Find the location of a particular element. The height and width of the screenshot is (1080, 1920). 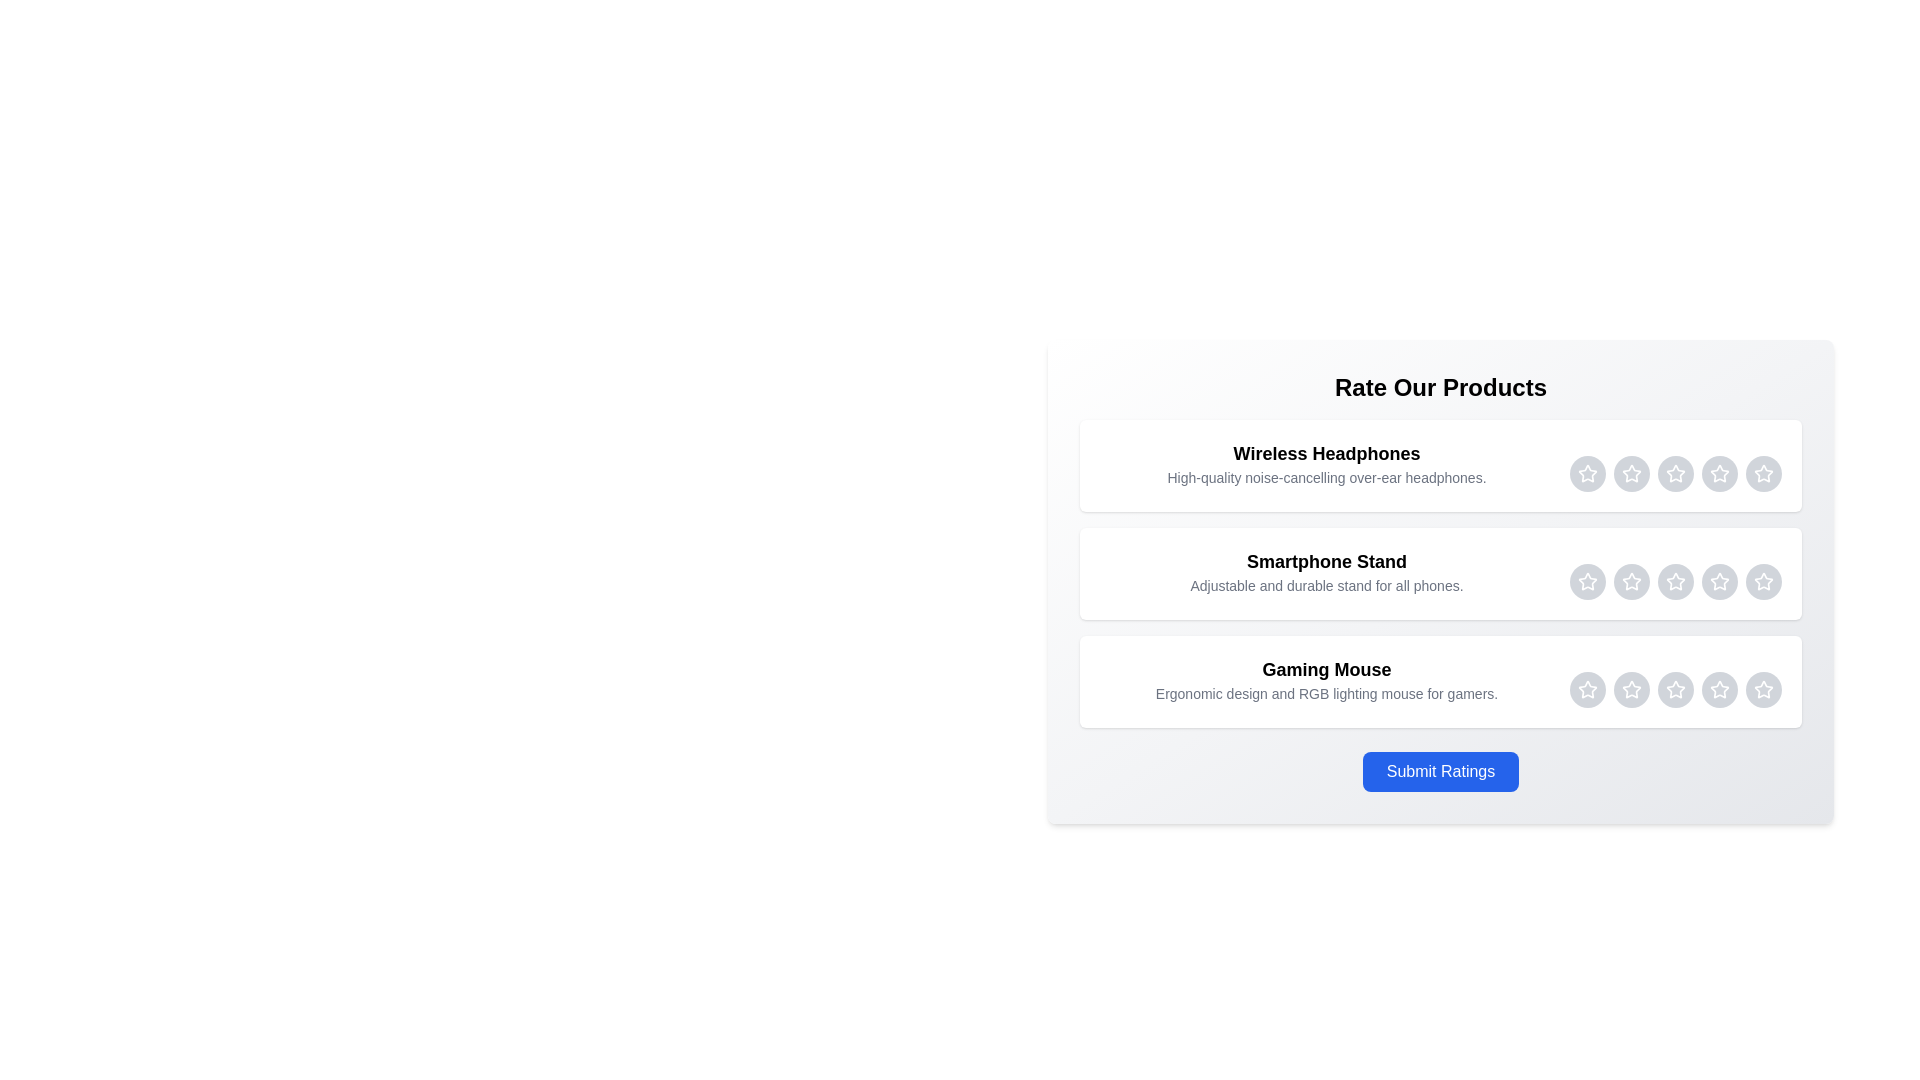

the Gaming Mouse rating star 2 is located at coordinates (1632, 689).